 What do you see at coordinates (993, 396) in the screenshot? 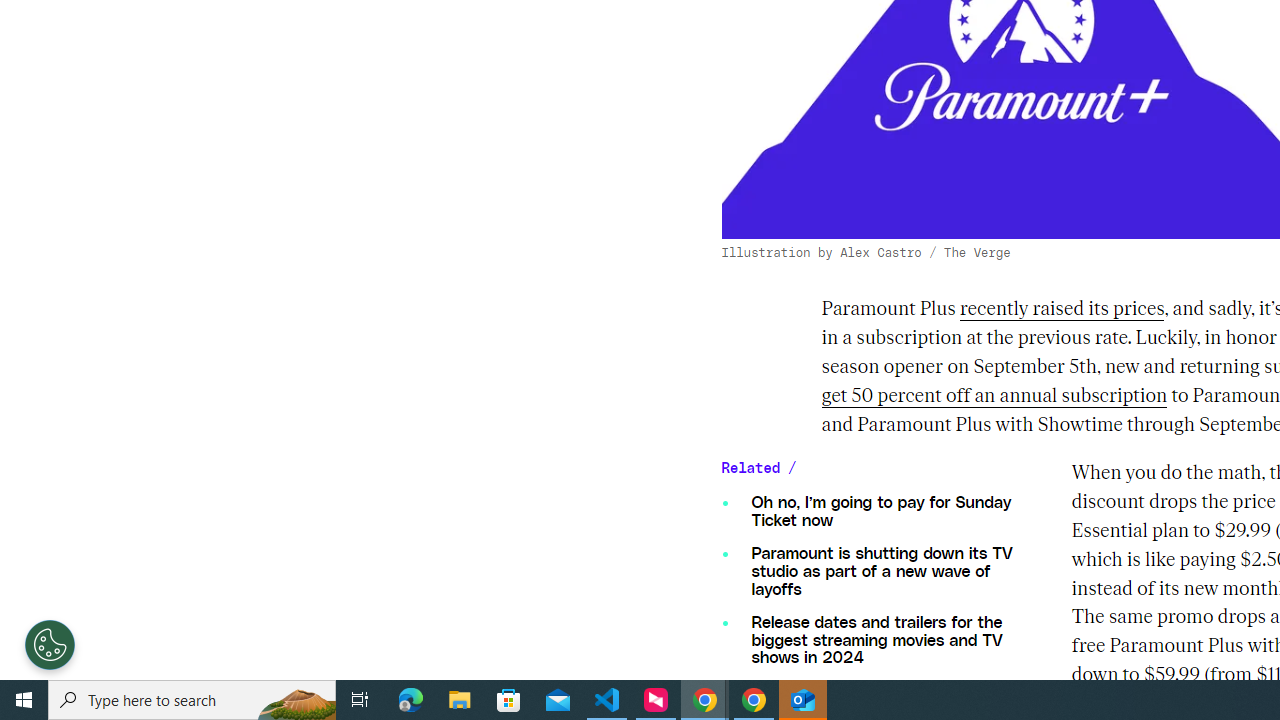
I see `'get 50 percent off an annual subscription'` at bounding box center [993, 396].